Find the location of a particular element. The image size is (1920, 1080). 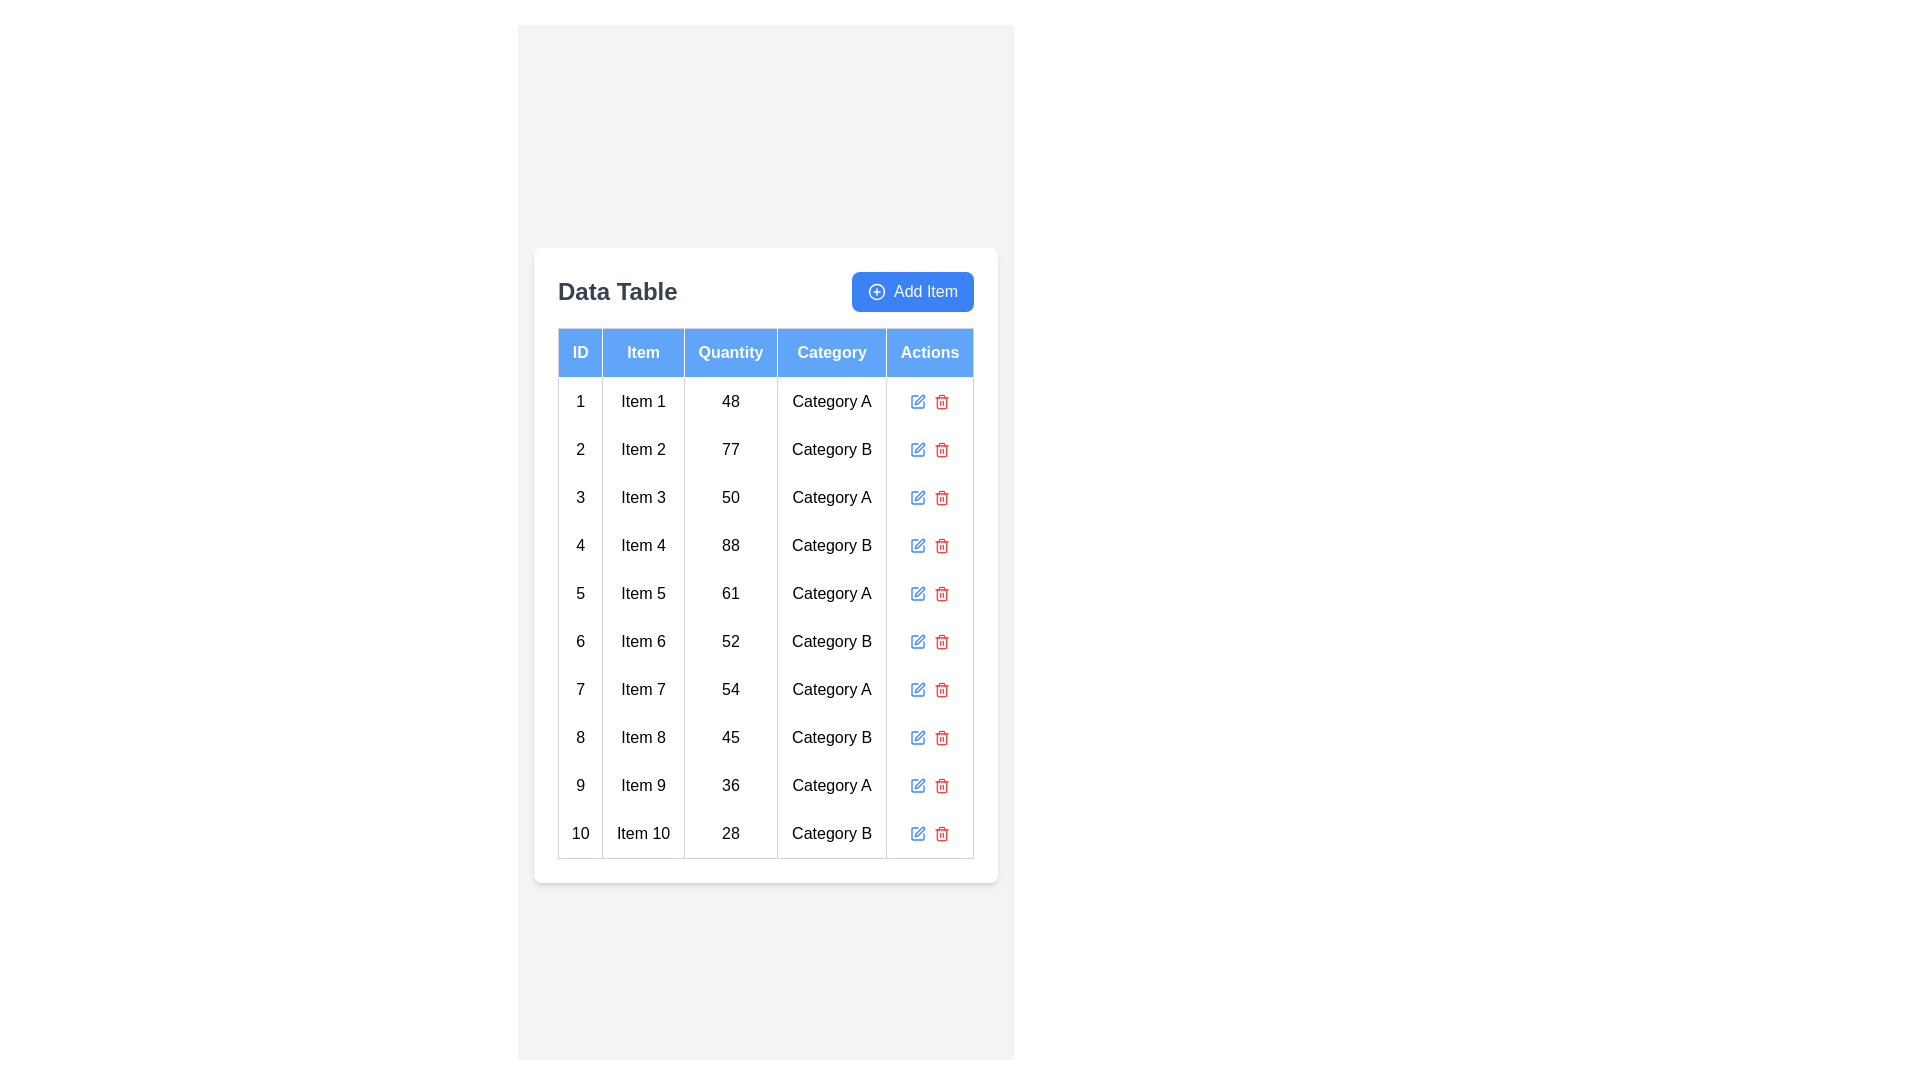

the numeral '1' displayed in the first column and first row of the 'Data Table' for interaction is located at coordinates (579, 401).